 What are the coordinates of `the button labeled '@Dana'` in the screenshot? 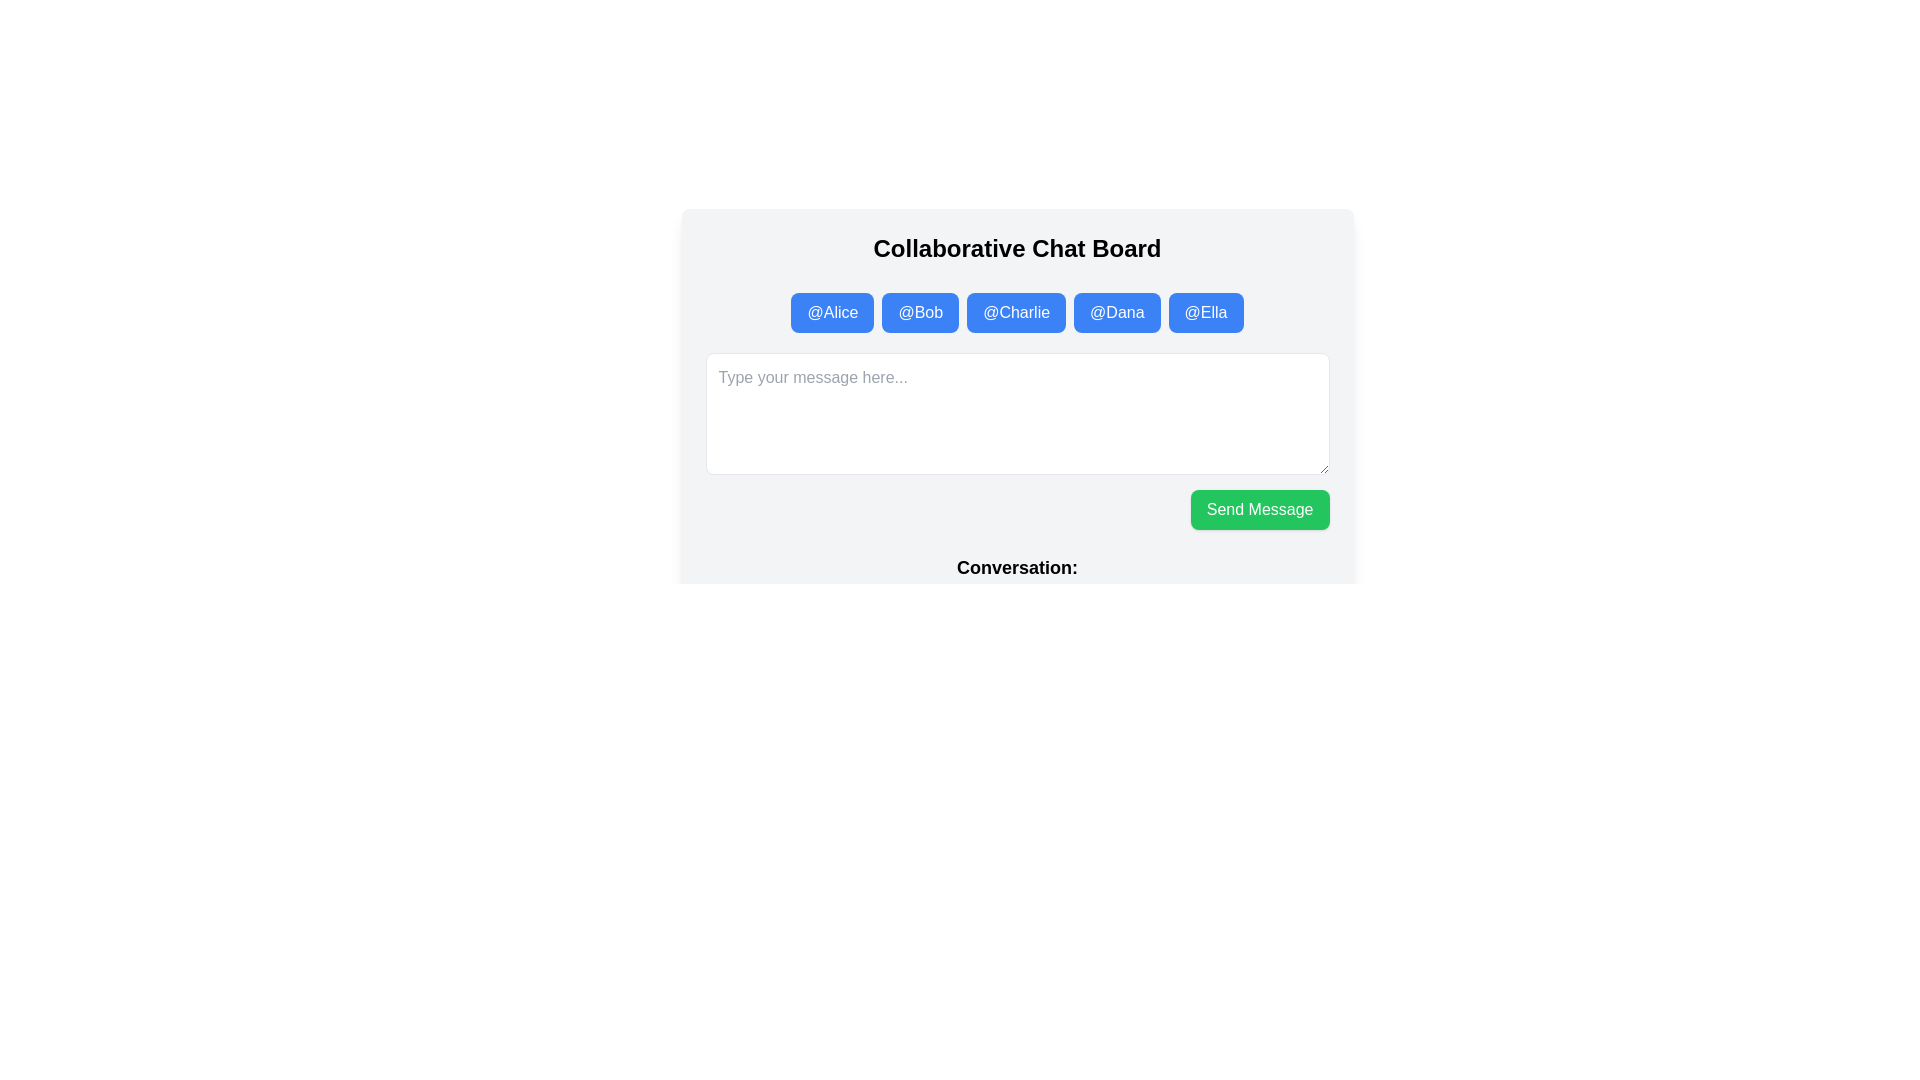 It's located at (1116, 312).